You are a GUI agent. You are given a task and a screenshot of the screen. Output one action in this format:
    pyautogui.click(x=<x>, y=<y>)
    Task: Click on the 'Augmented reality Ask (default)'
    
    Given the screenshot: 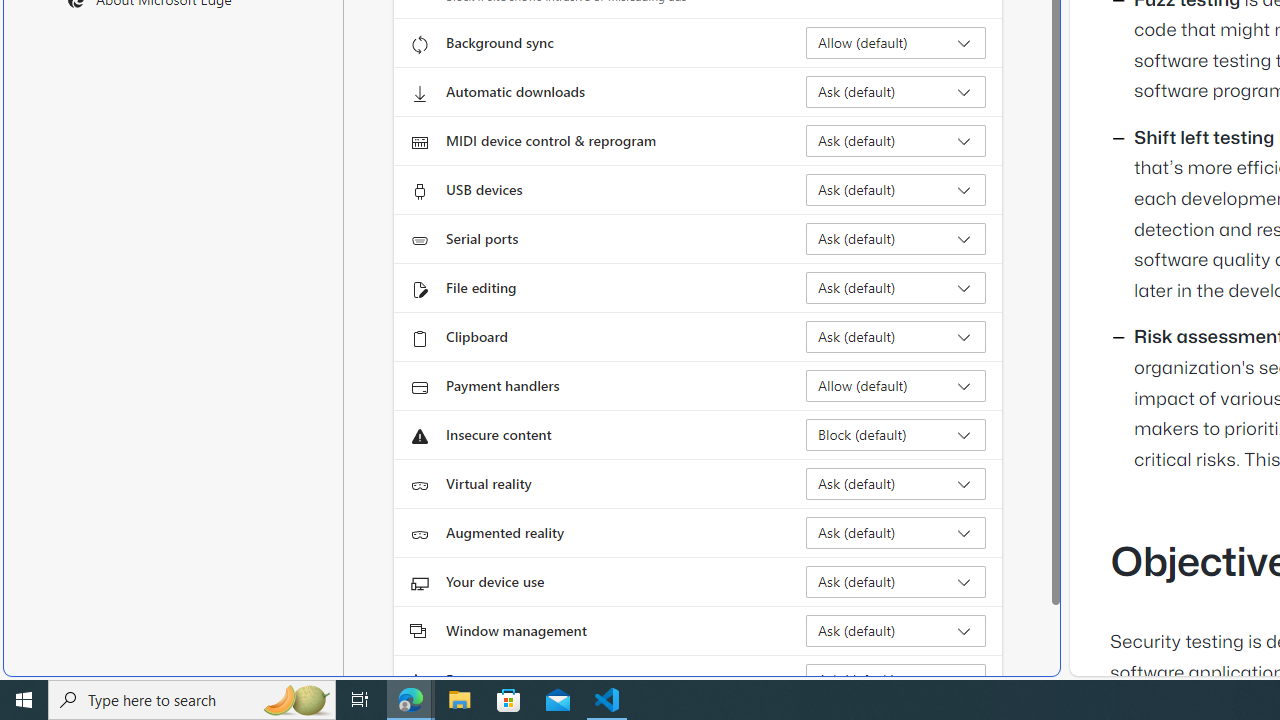 What is the action you would take?
    pyautogui.click(x=895, y=531)
    